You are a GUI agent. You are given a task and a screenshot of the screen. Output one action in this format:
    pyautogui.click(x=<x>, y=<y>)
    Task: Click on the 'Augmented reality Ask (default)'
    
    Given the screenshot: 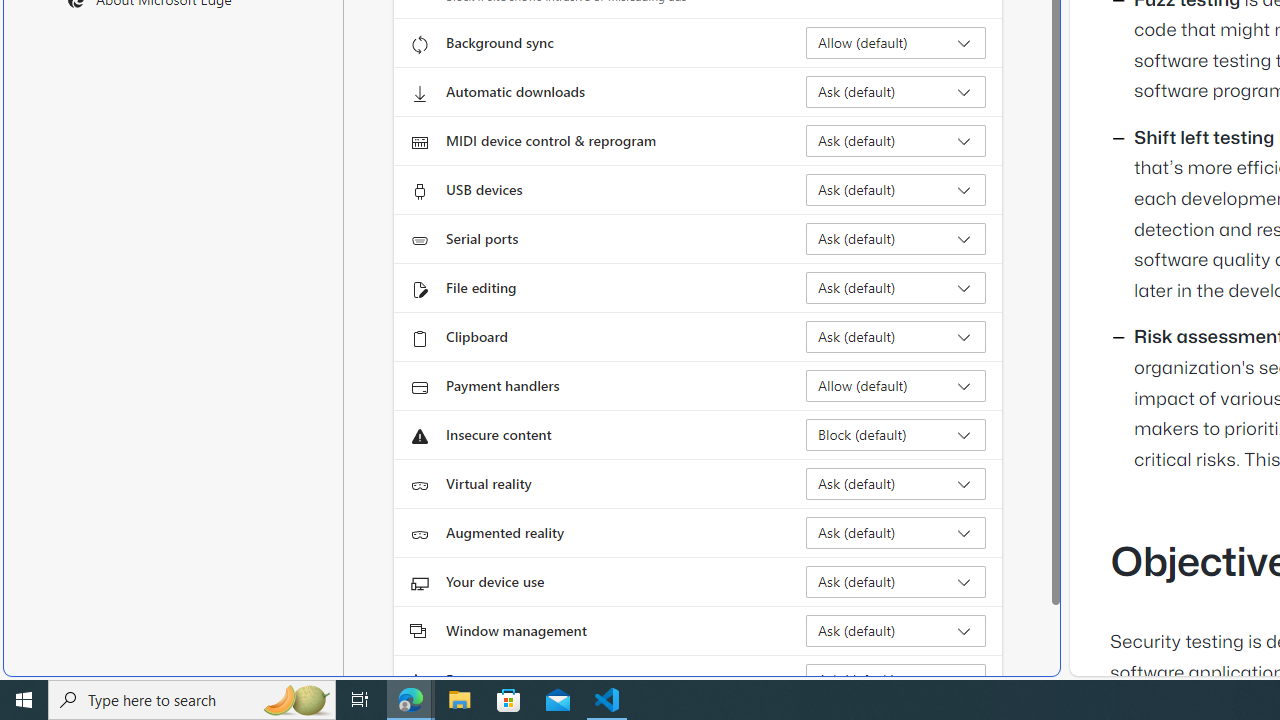 What is the action you would take?
    pyautogui.click(x=895, y=531)
    